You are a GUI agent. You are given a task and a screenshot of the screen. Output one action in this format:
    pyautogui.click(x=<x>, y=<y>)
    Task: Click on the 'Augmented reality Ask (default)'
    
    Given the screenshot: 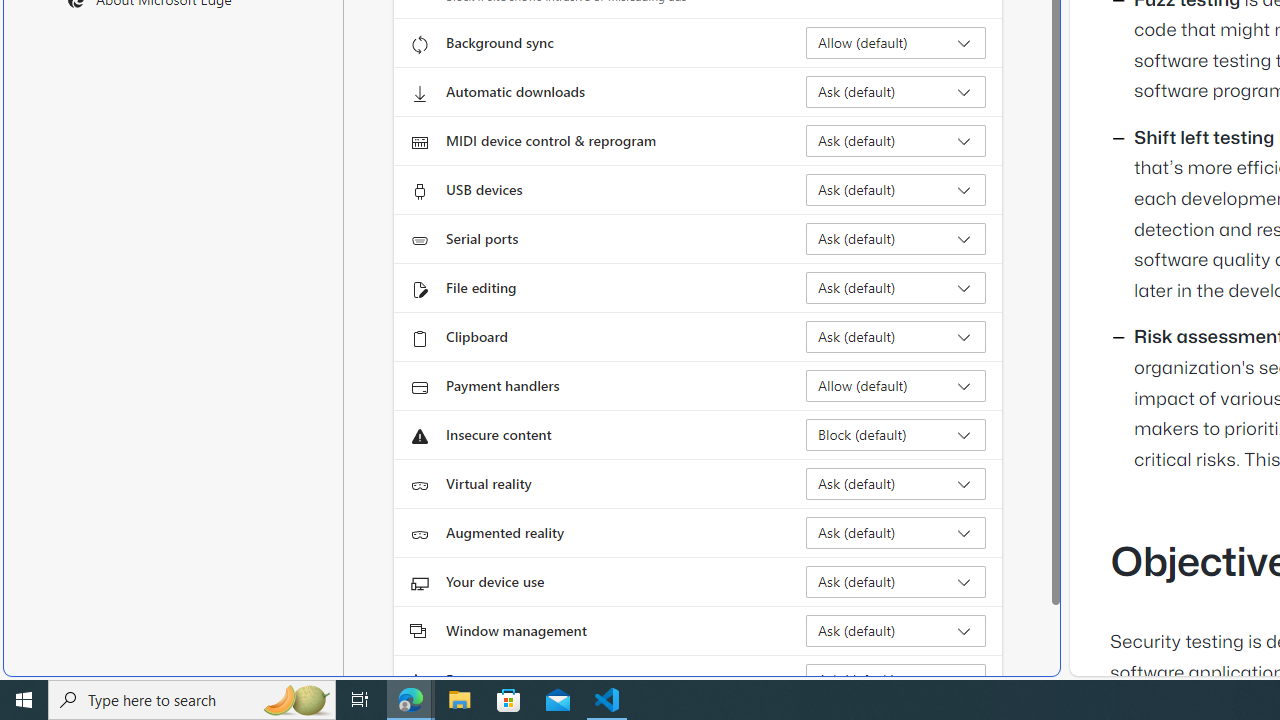 What is the action you would take?
    pyautogui.click(x=895, y=531)
    